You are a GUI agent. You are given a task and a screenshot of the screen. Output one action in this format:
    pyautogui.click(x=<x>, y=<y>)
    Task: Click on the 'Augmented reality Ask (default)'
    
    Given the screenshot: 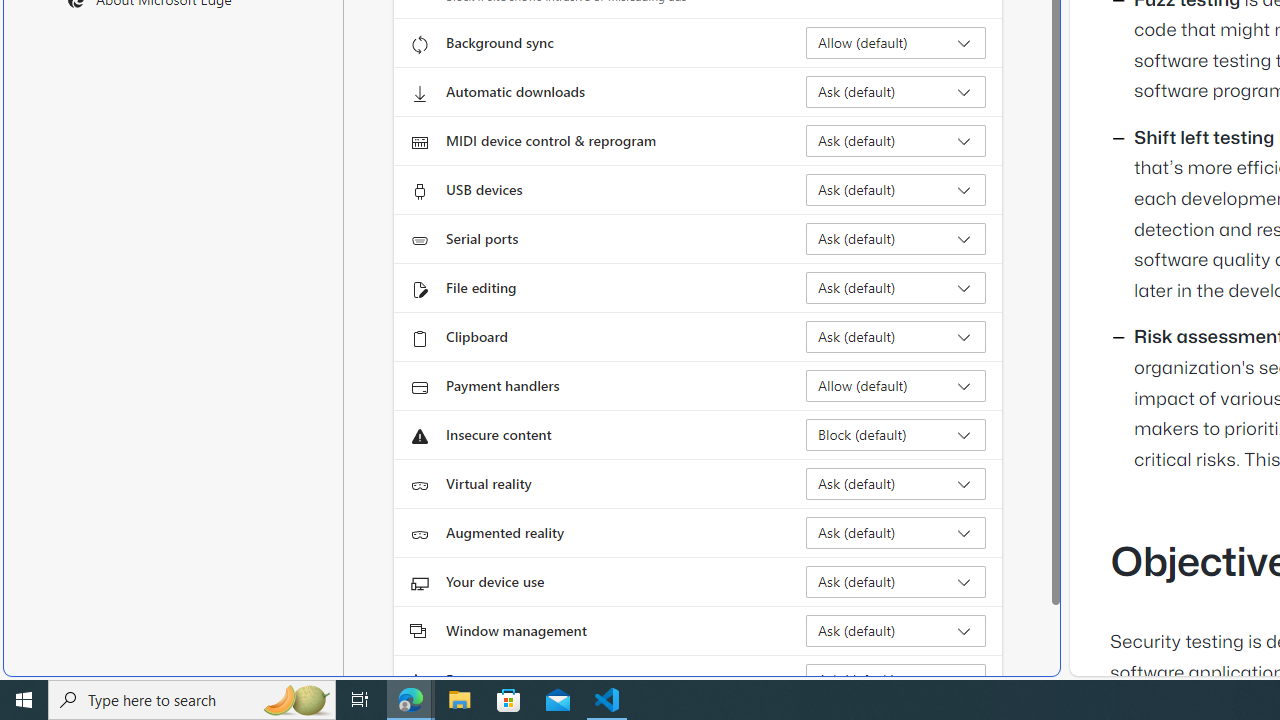 What is the action you would take?
    pyautogui.click(x=895, y=531)
    